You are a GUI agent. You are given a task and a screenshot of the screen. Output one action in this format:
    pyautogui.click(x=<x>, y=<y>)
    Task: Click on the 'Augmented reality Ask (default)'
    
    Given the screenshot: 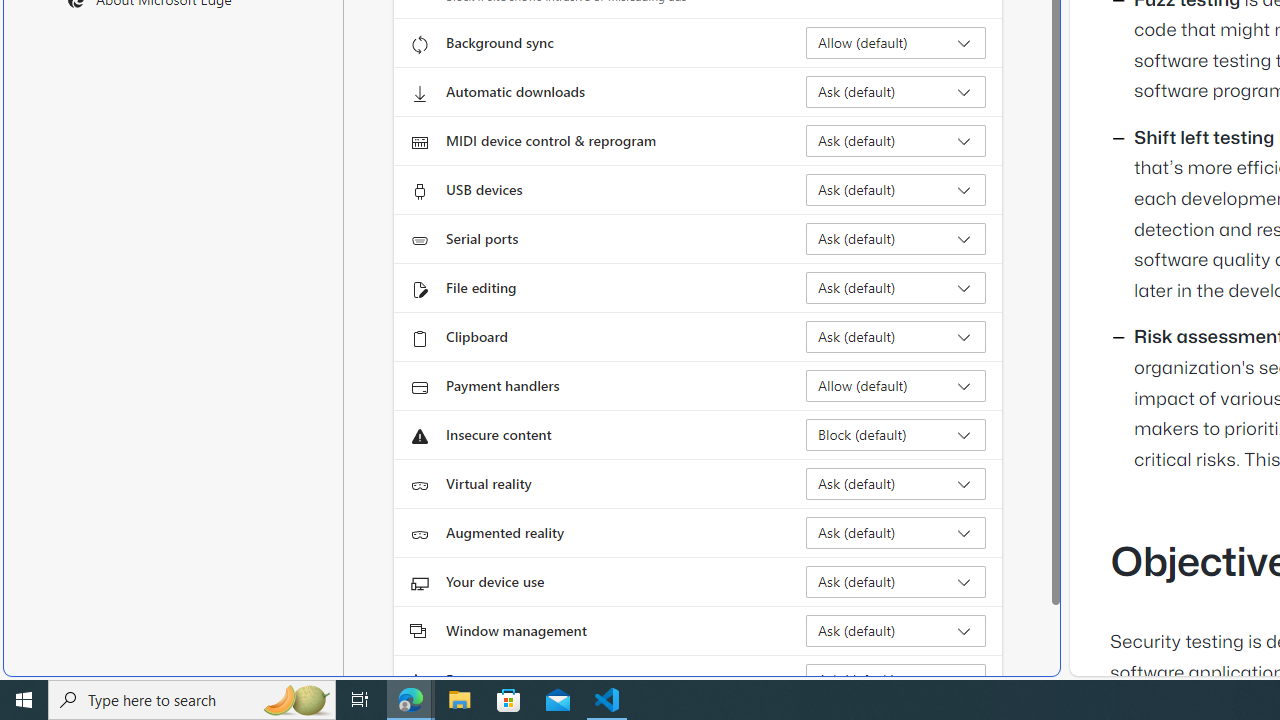 What is the action you would take?
    pyautogui.click(x=895, y=531)
    